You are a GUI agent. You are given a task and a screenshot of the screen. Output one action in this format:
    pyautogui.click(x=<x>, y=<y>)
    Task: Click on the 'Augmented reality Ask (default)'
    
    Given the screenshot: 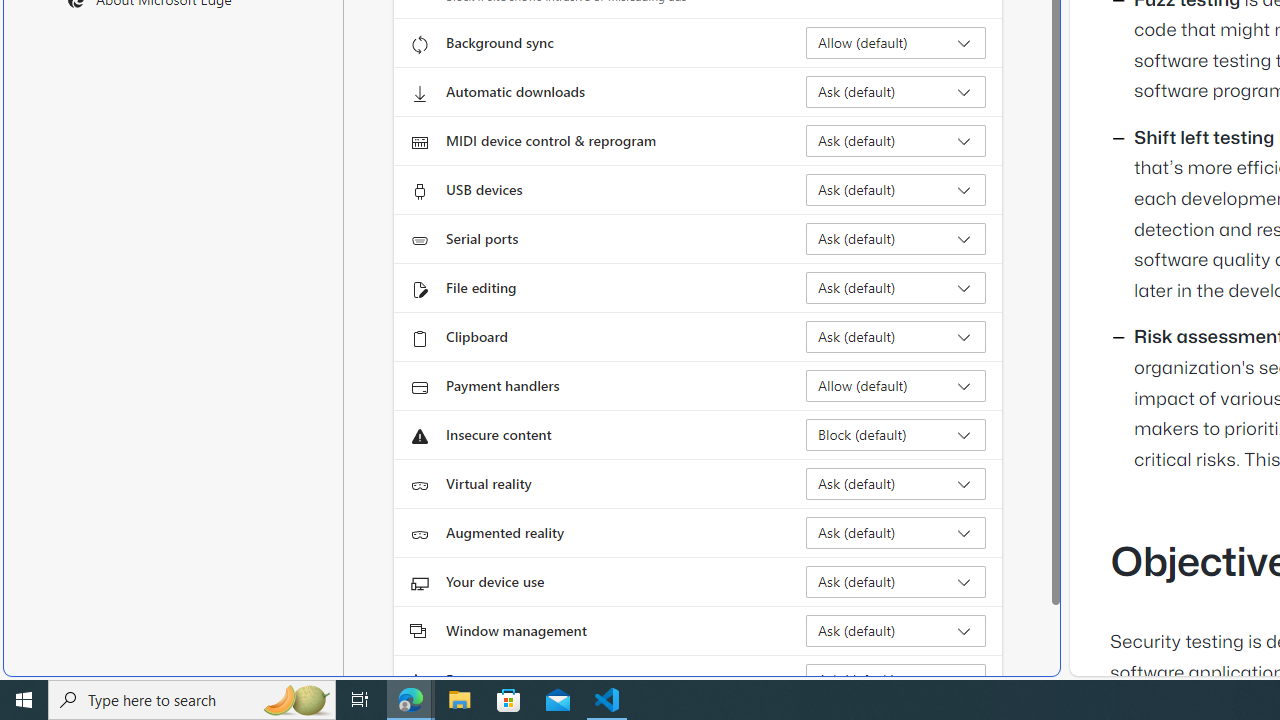 What is the action you would take?
    pyautogui.click(x=895, y=531)
    